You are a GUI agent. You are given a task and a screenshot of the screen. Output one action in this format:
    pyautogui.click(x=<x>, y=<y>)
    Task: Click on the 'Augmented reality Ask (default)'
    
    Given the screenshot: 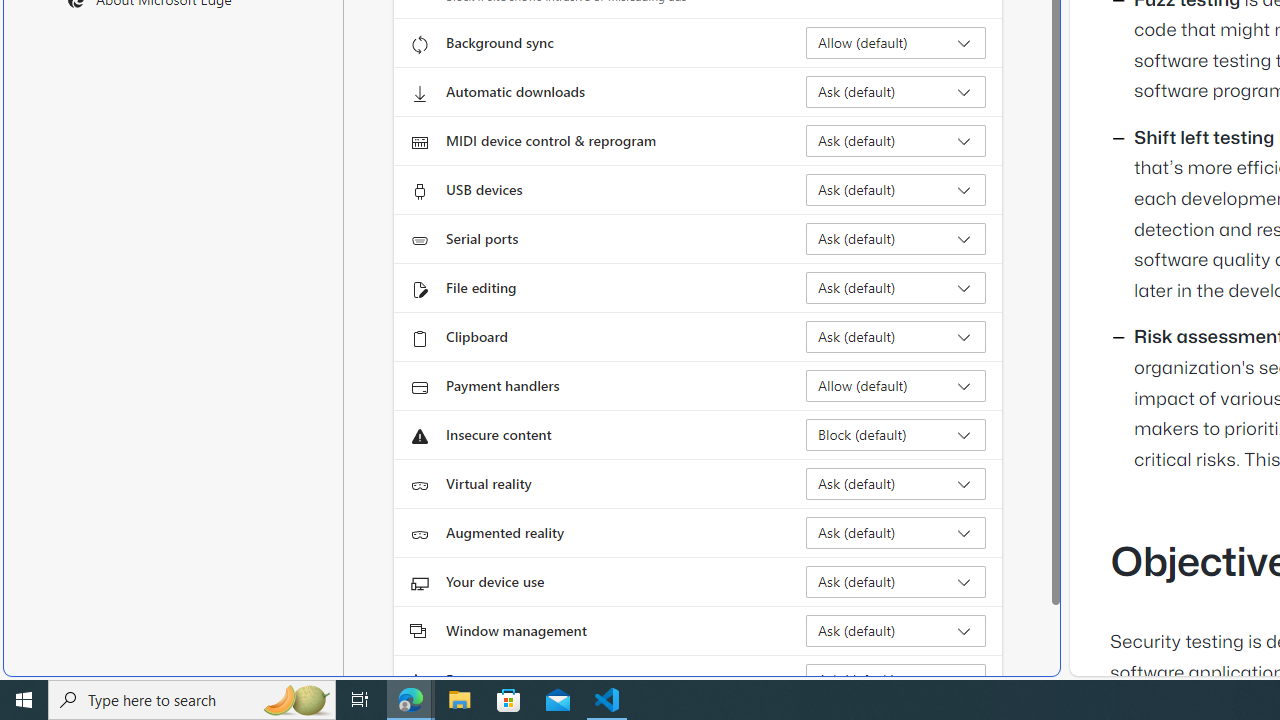 What is the action you would take?
    pyautogui.click(x=895, y=531)
    